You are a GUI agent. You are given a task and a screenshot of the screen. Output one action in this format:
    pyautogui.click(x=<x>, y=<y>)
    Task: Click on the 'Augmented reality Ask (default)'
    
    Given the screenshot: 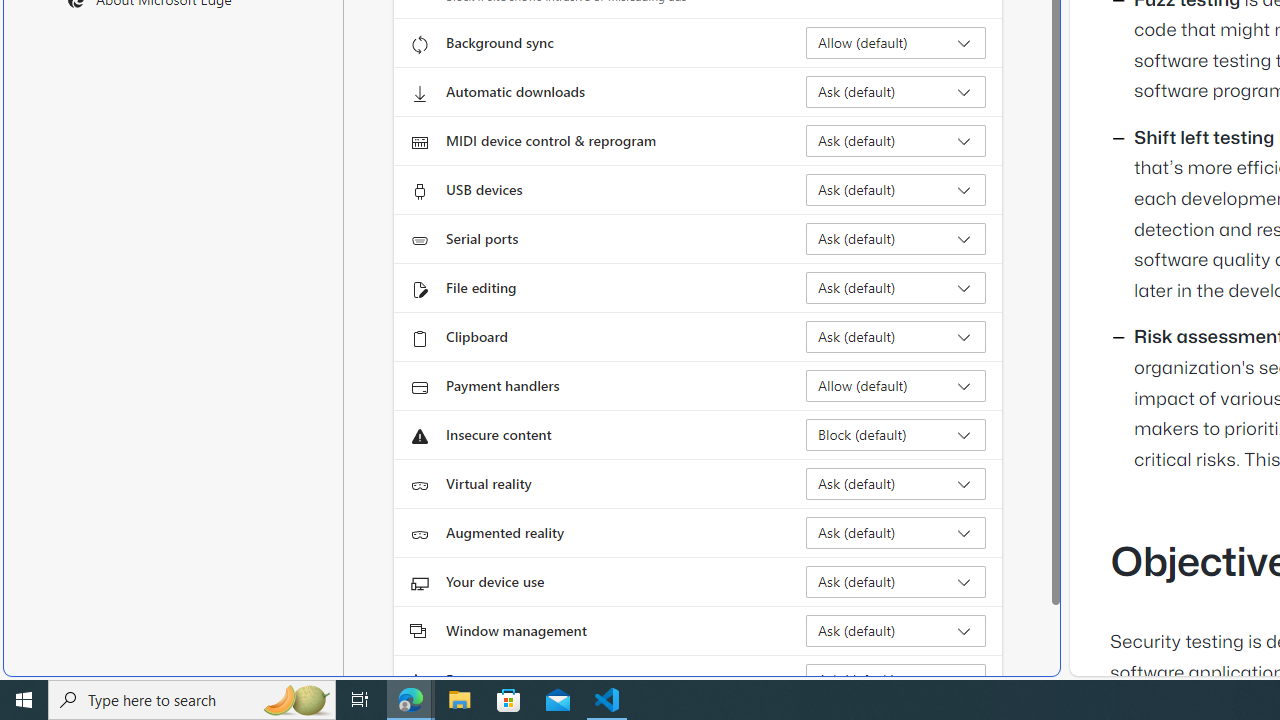 What is the action you would take?
    pyautogui.click(x=895, y=531)
    